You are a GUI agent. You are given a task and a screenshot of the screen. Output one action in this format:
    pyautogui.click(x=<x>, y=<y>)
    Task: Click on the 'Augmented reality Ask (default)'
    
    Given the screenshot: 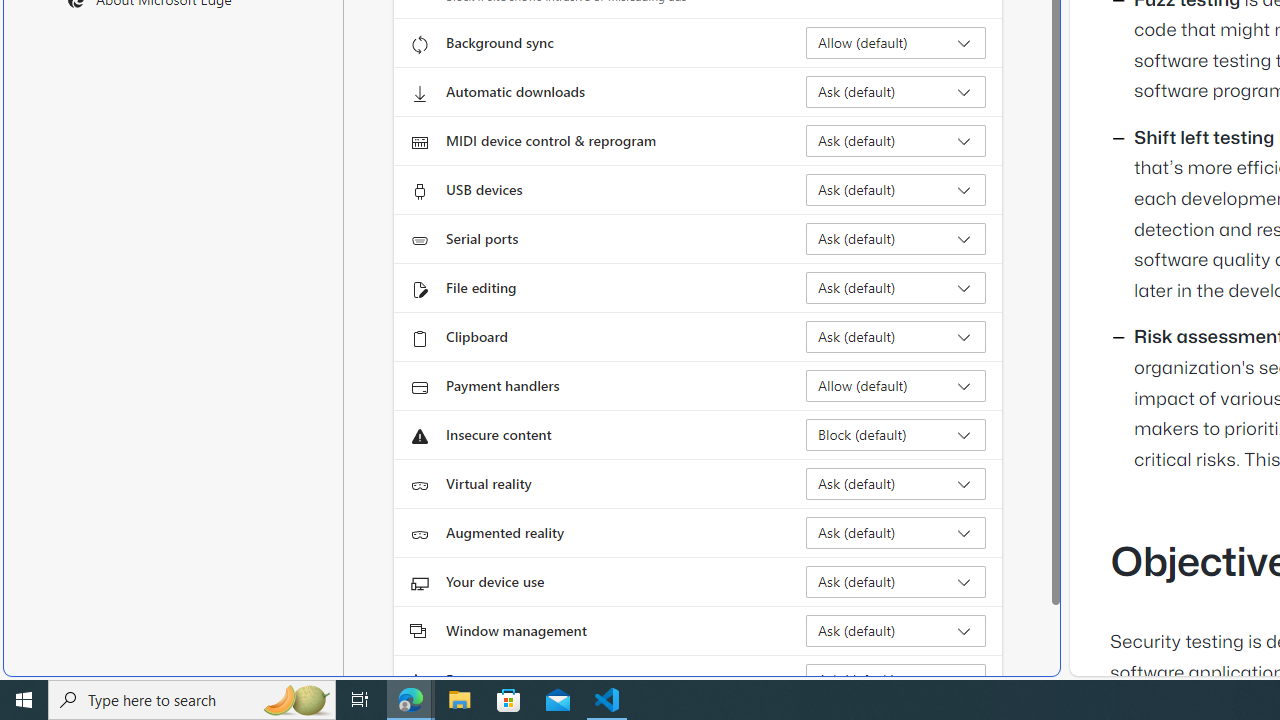 What is the action you would take?
    pyautogui.click(x=895, y=531)
    